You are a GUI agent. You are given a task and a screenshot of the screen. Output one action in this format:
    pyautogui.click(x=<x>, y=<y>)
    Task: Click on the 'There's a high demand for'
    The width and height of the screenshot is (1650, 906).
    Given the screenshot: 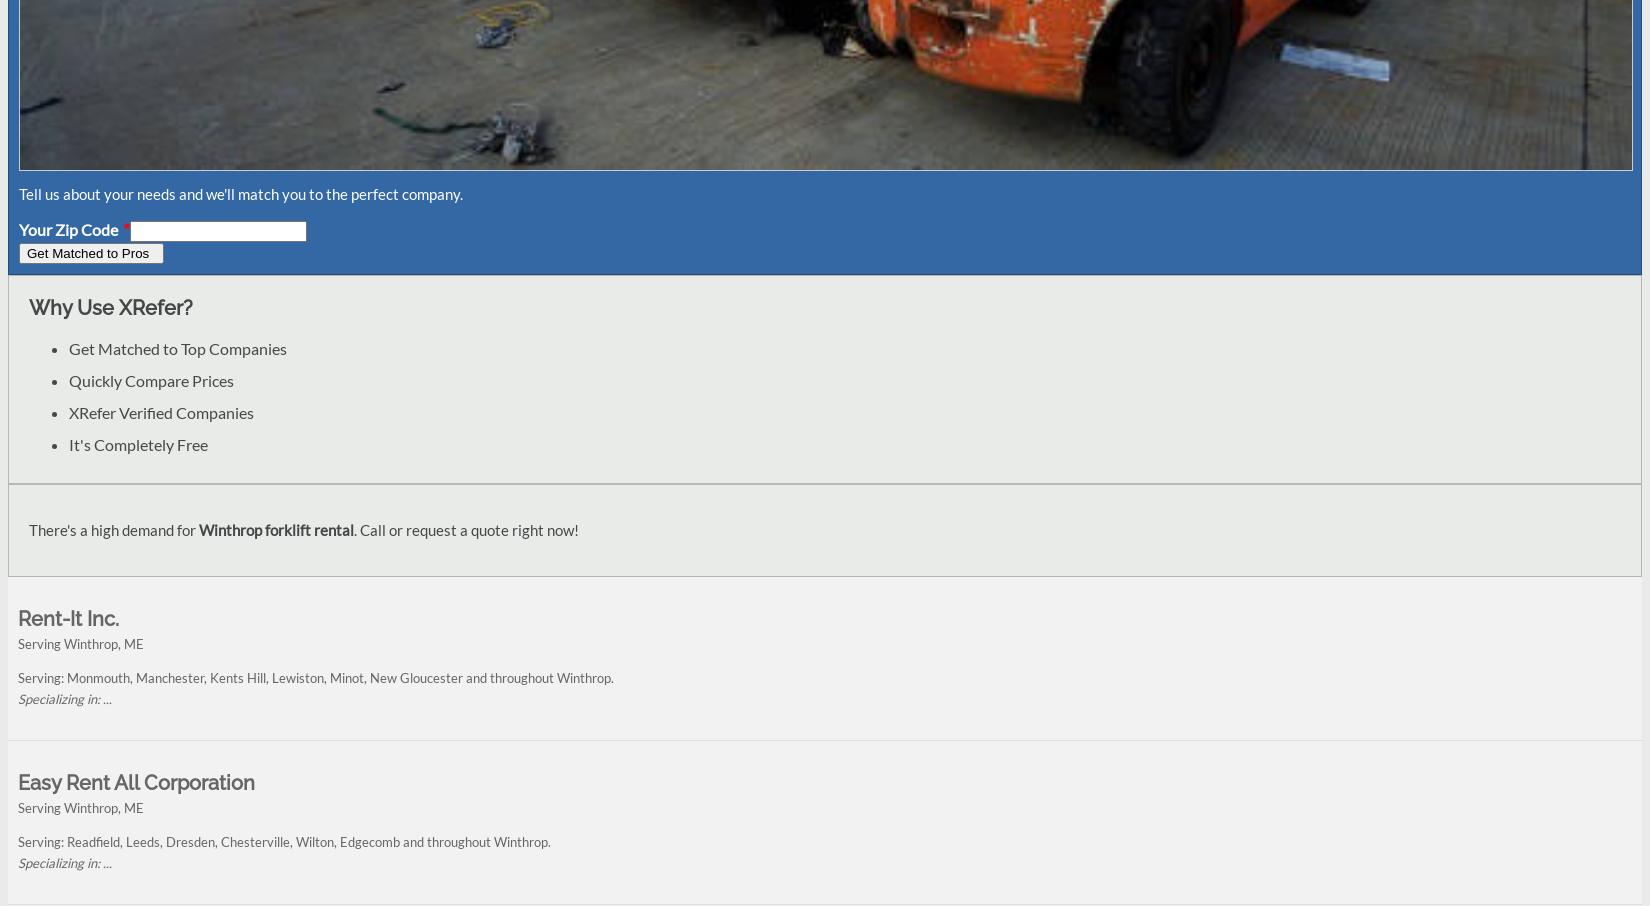 What is the action you would take?
    pyautogui.click(x=114, y=530)
    